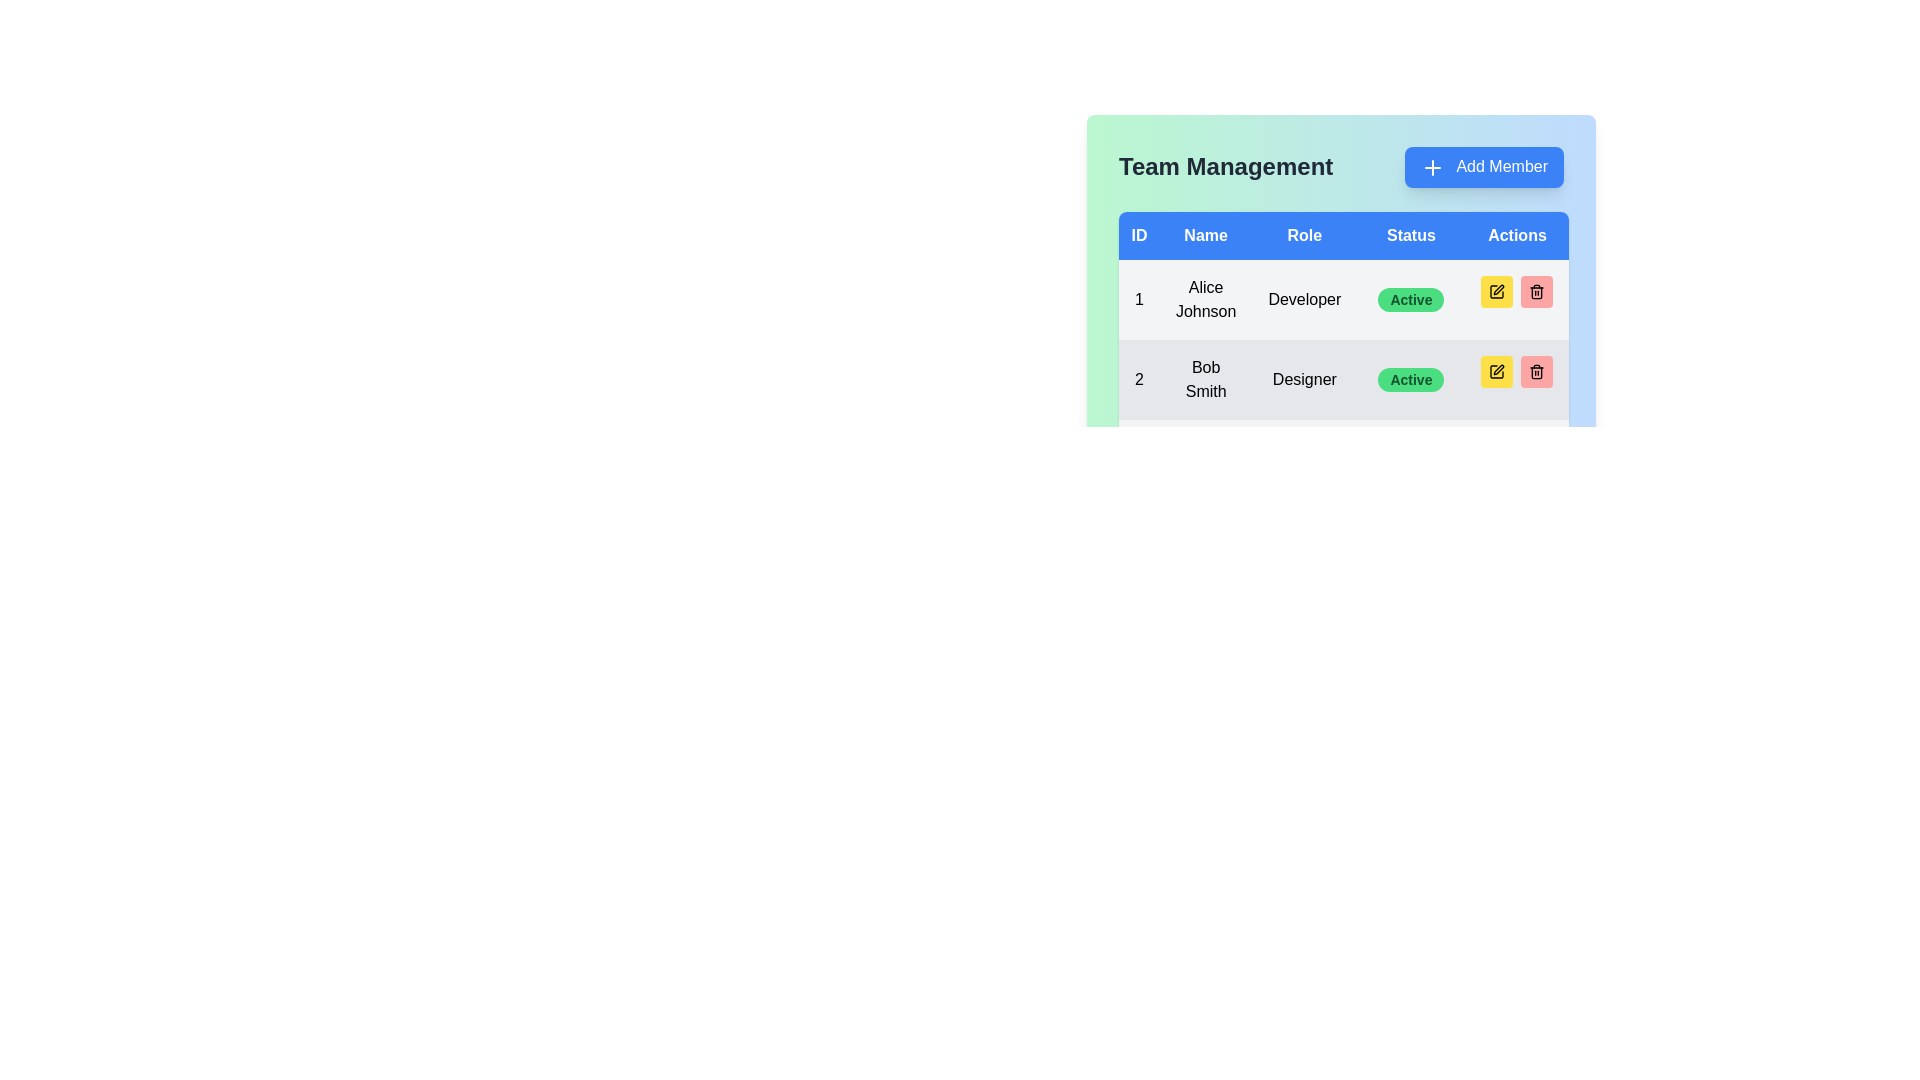  I want to click on the 'Role' header label in the blue-colored header bar, which is the third label from the left, so click(1304, 234).